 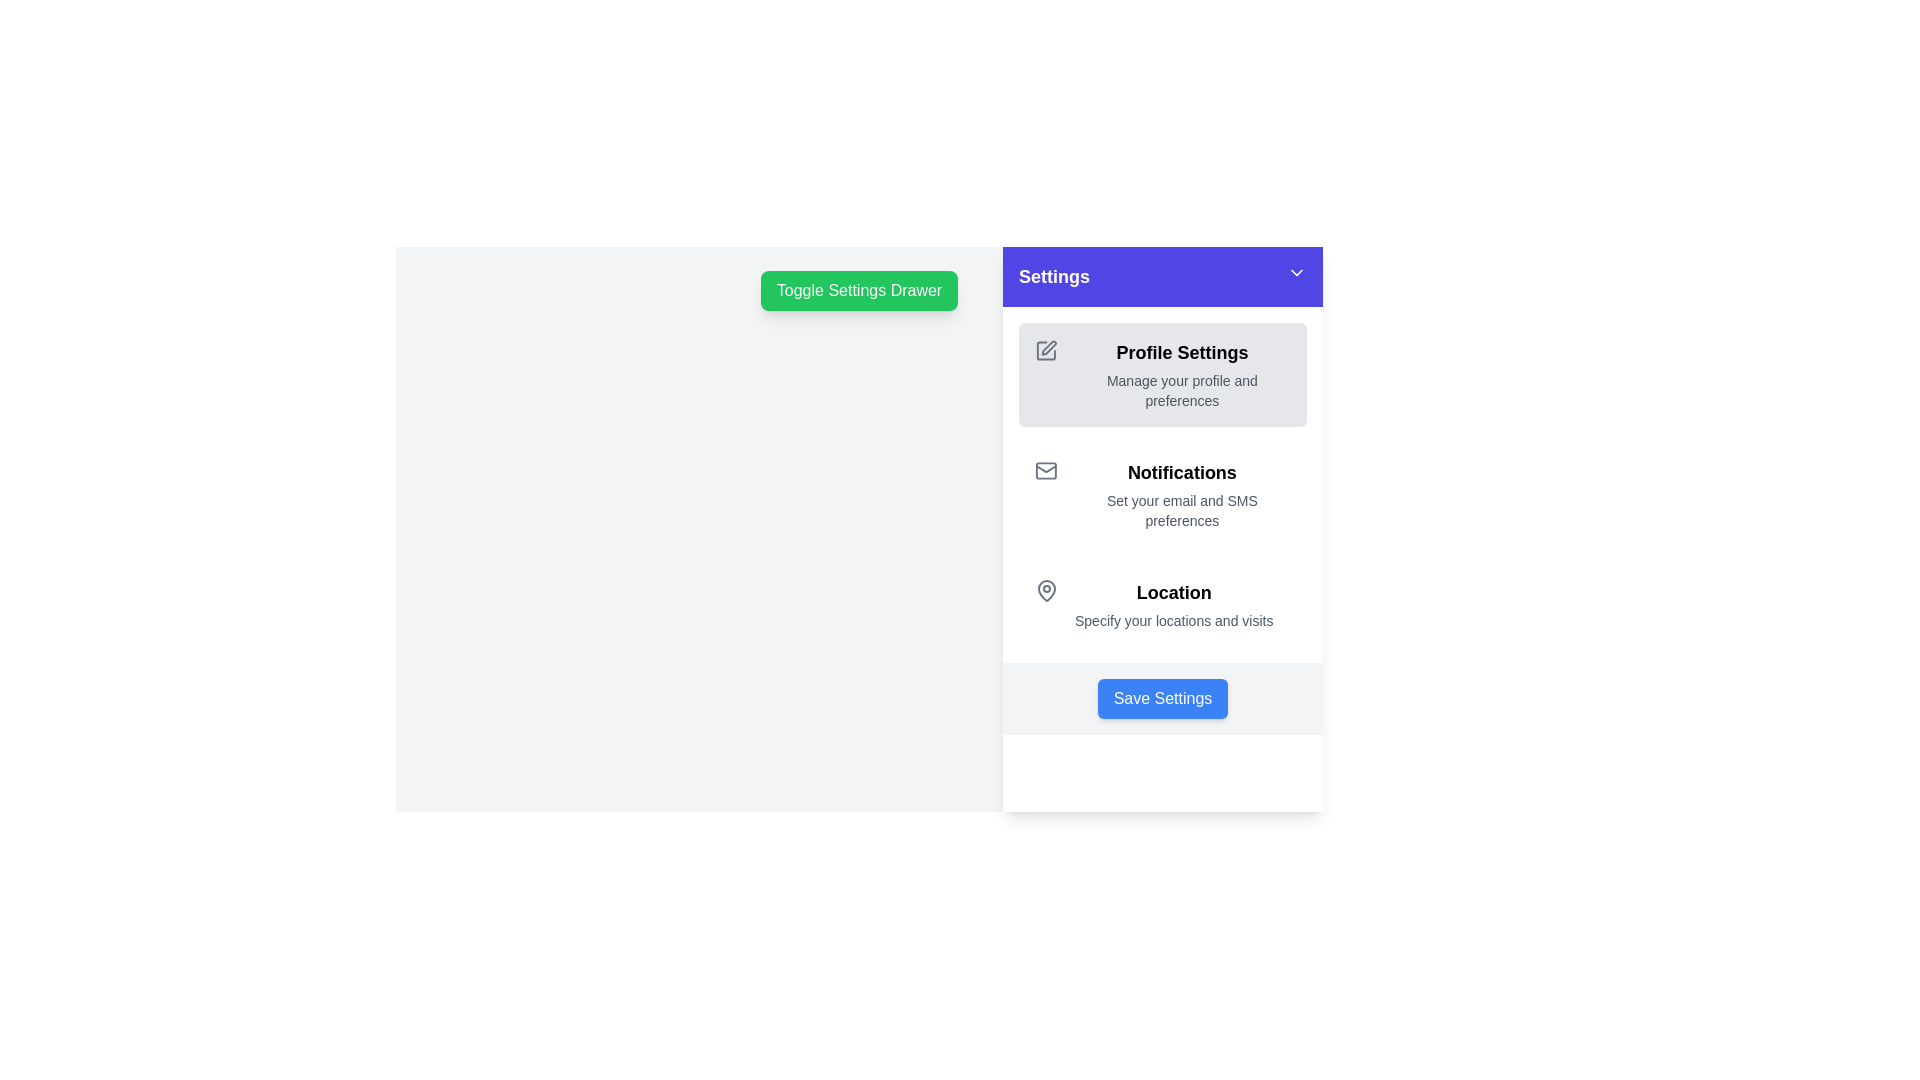 I want to click on the edit icon located in the 'Profile Settings' section of the settings panel, which serves as a visual indicator for editing or modifying purposes, so click(x=1048, y=347).